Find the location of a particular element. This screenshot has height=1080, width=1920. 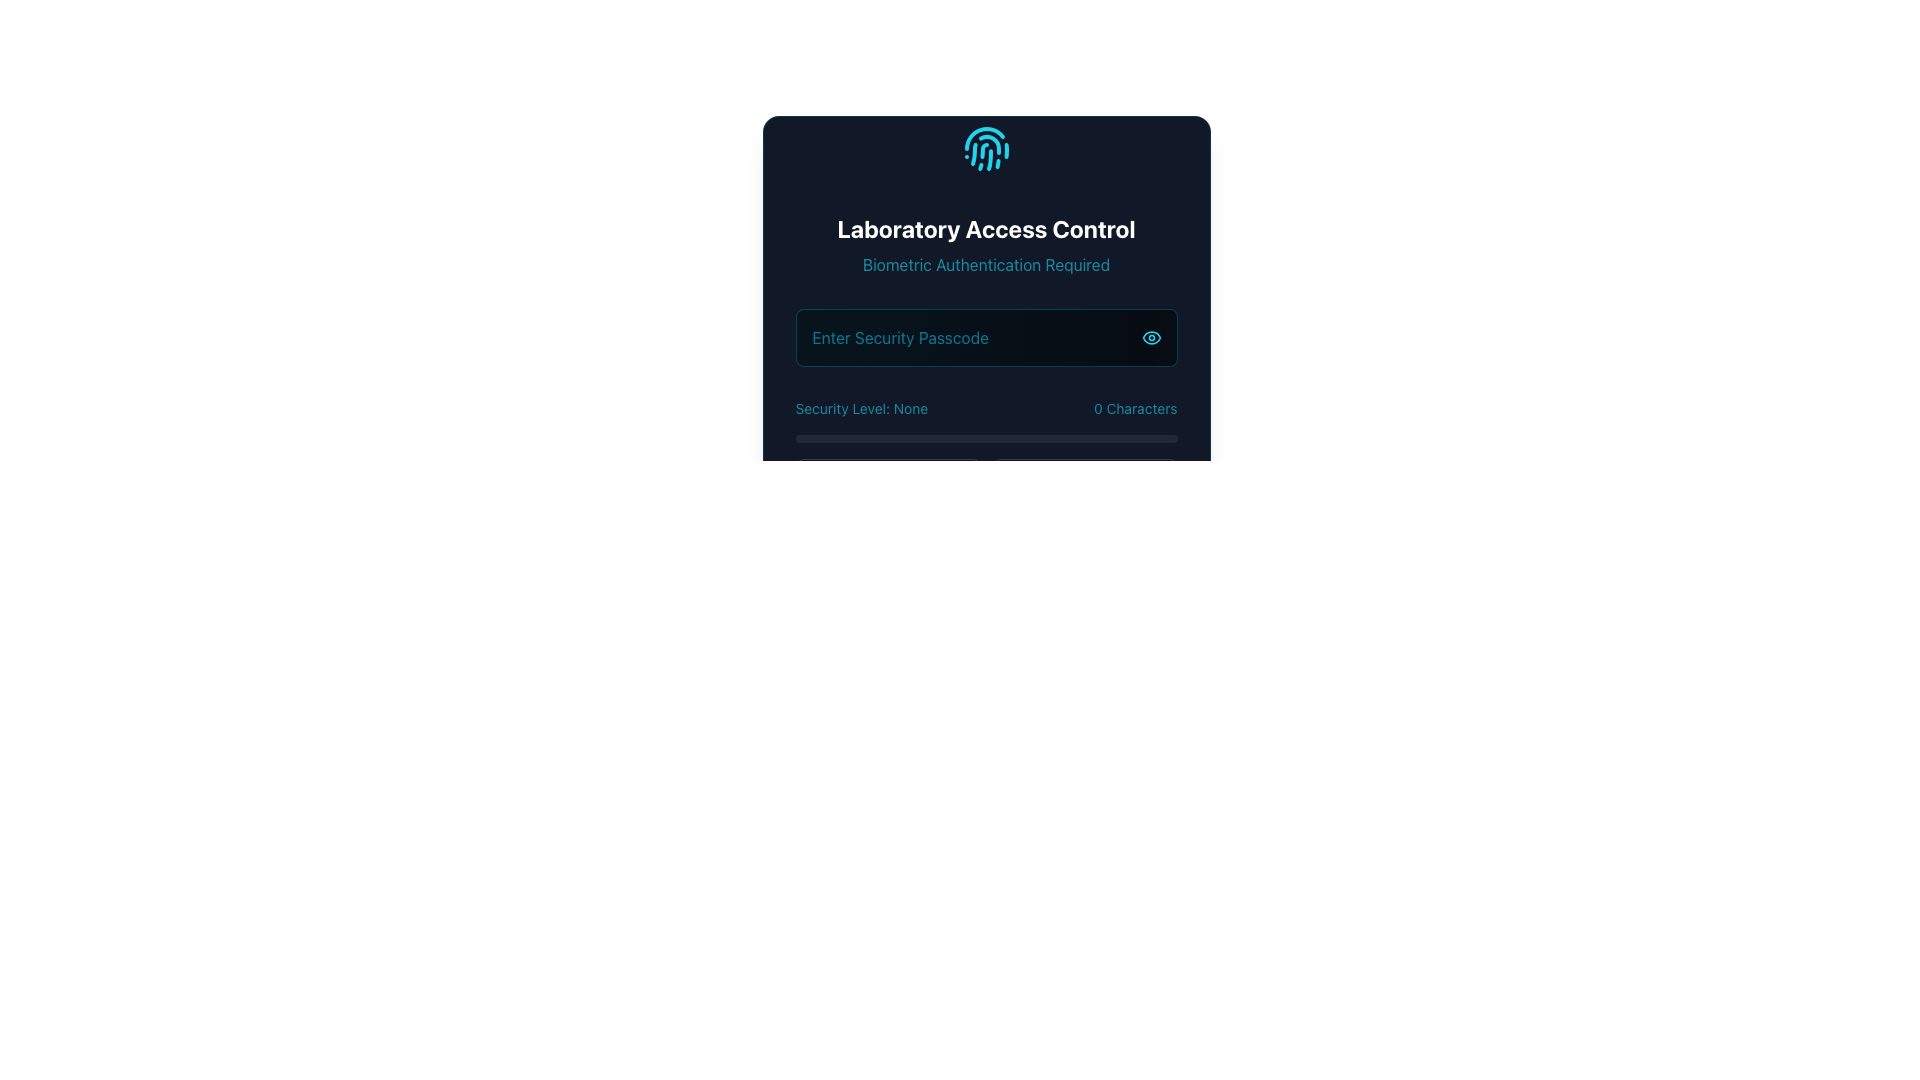

the Static text label that displays the dynamic character count, located to the right of 'Security Level: None' is located at coordinates (1135, 407).